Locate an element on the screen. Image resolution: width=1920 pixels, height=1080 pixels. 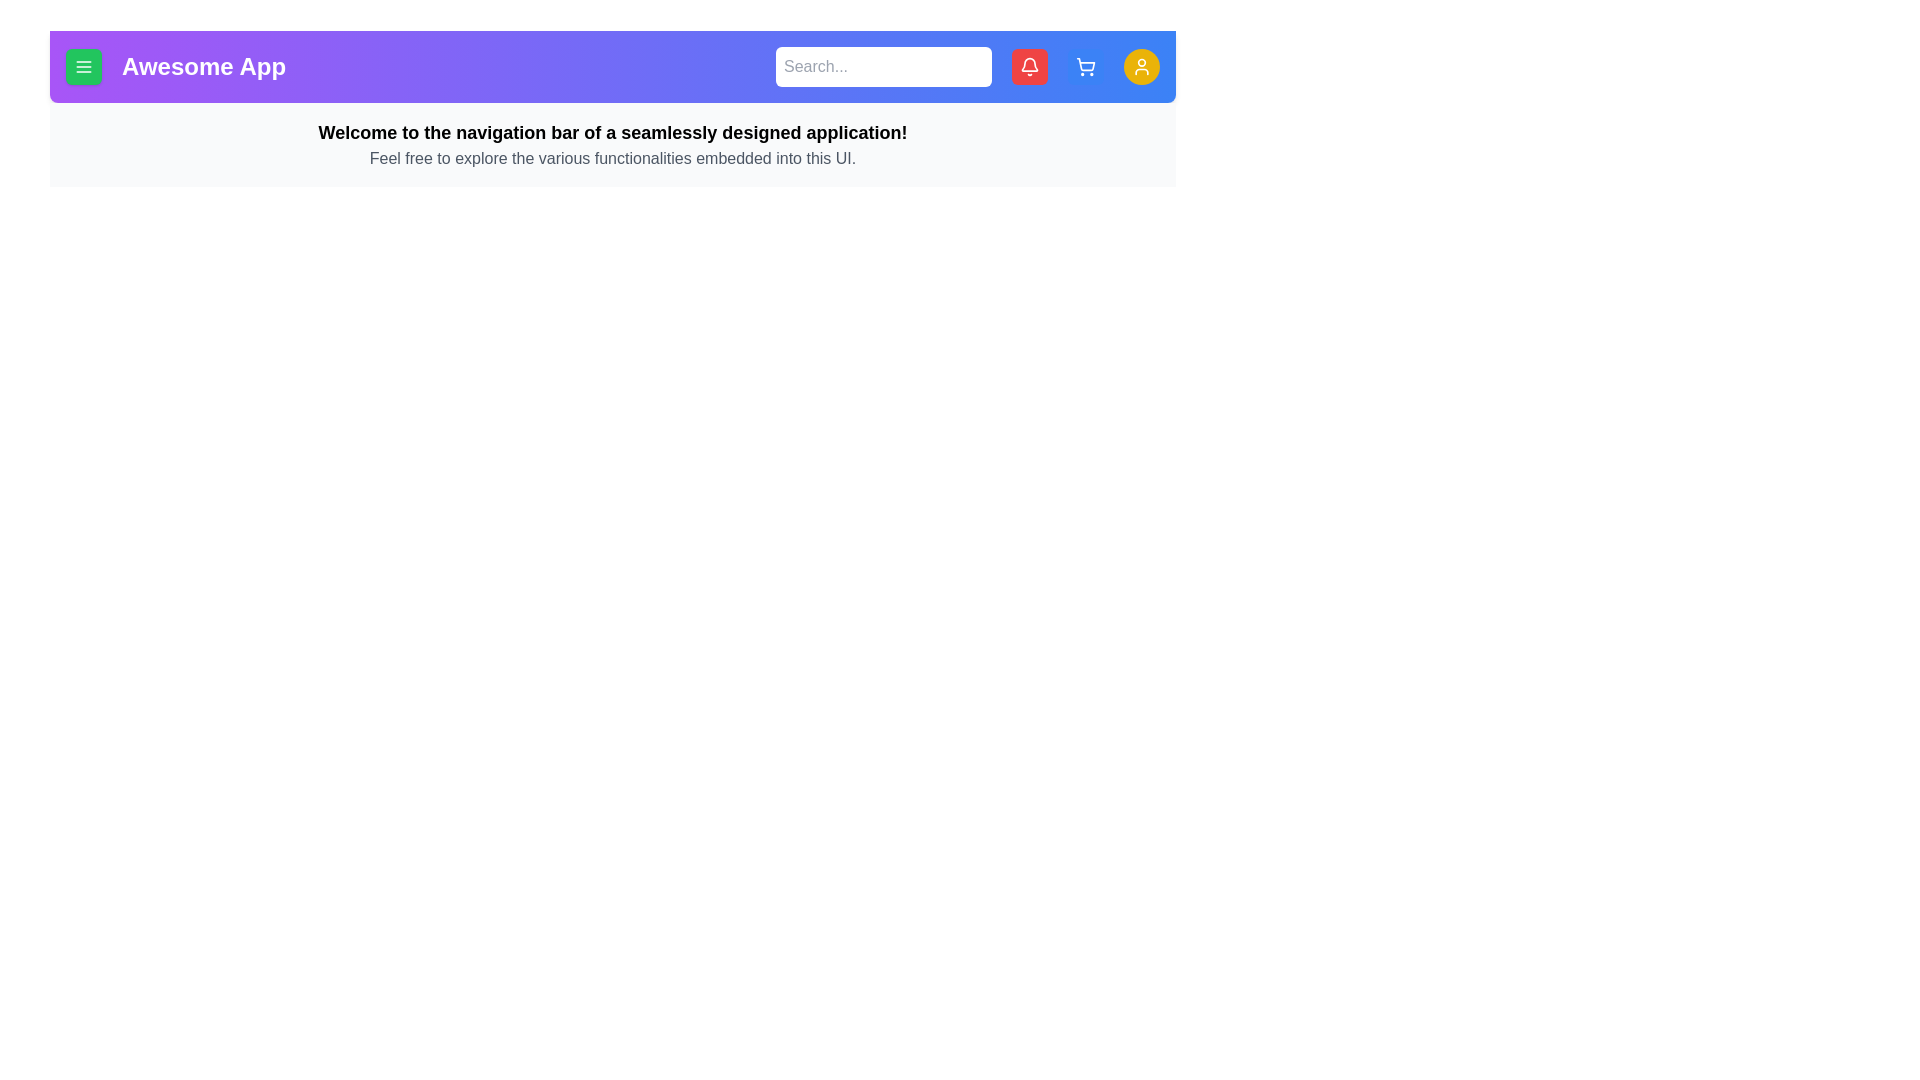
shopping cart button to view the cart is located at coordinates (1084, 65).